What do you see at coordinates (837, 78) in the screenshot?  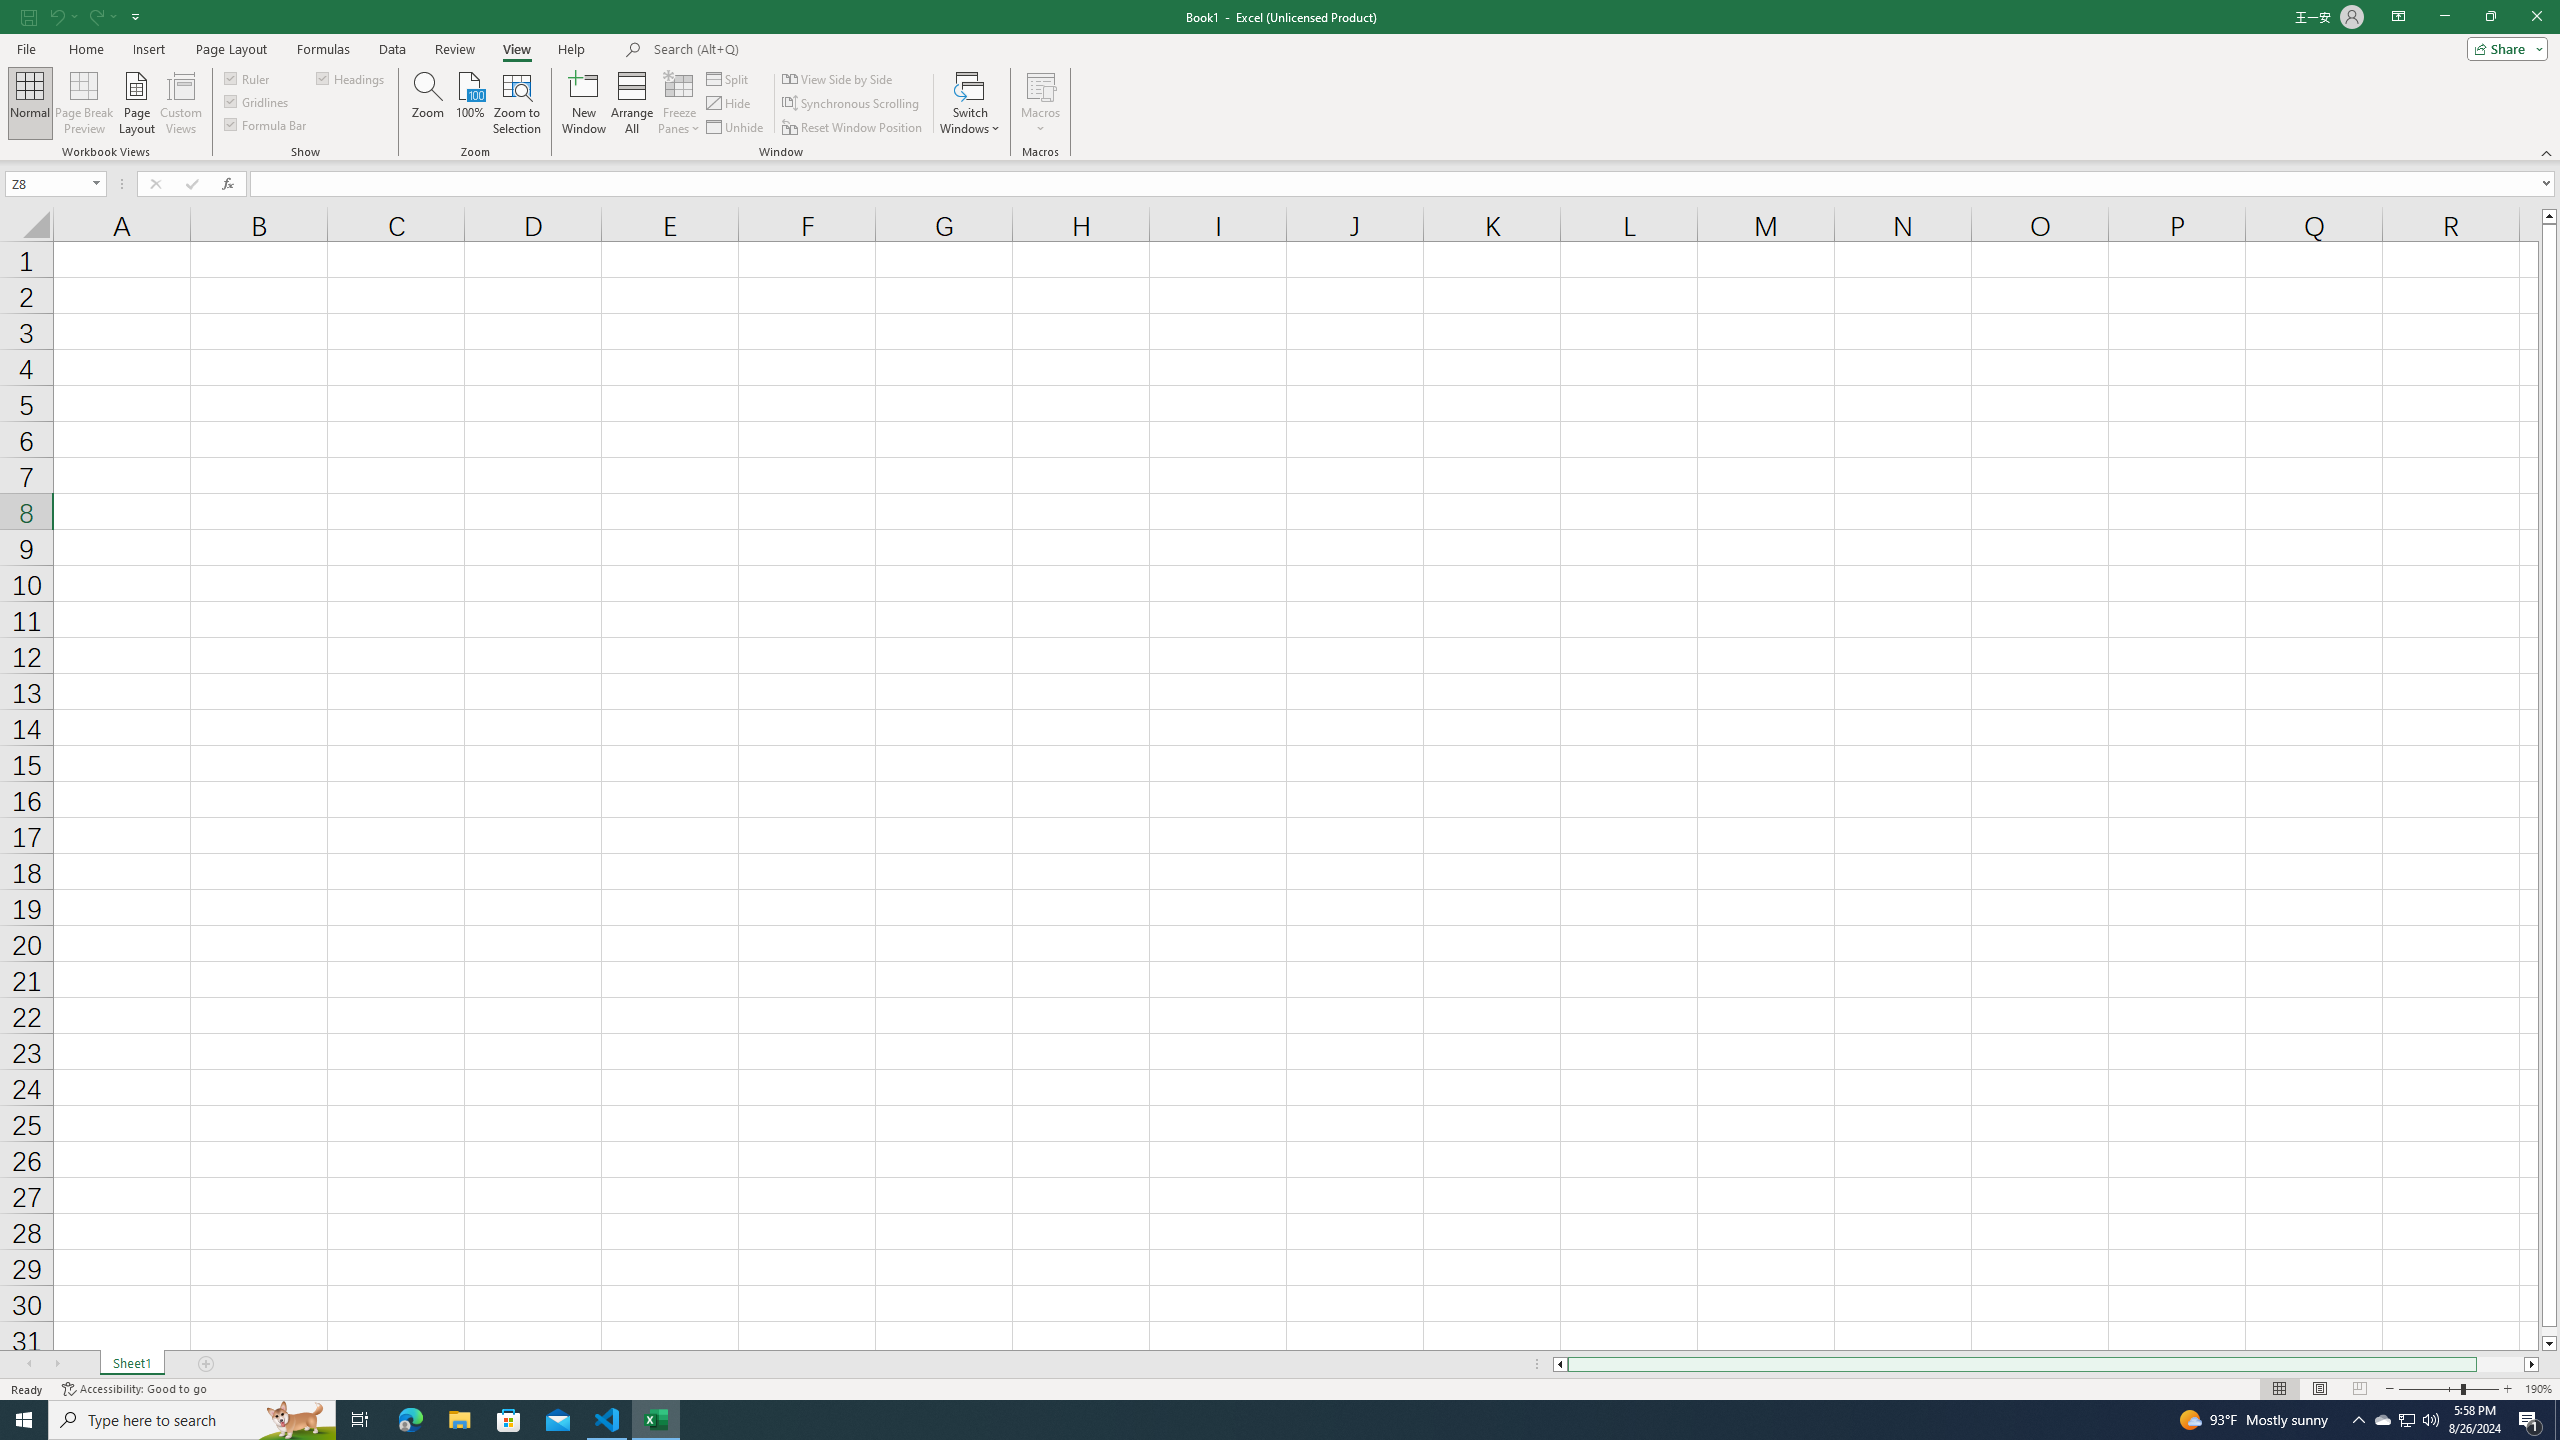 I see `'View Side by Side'` at bounding box center [837, 78].